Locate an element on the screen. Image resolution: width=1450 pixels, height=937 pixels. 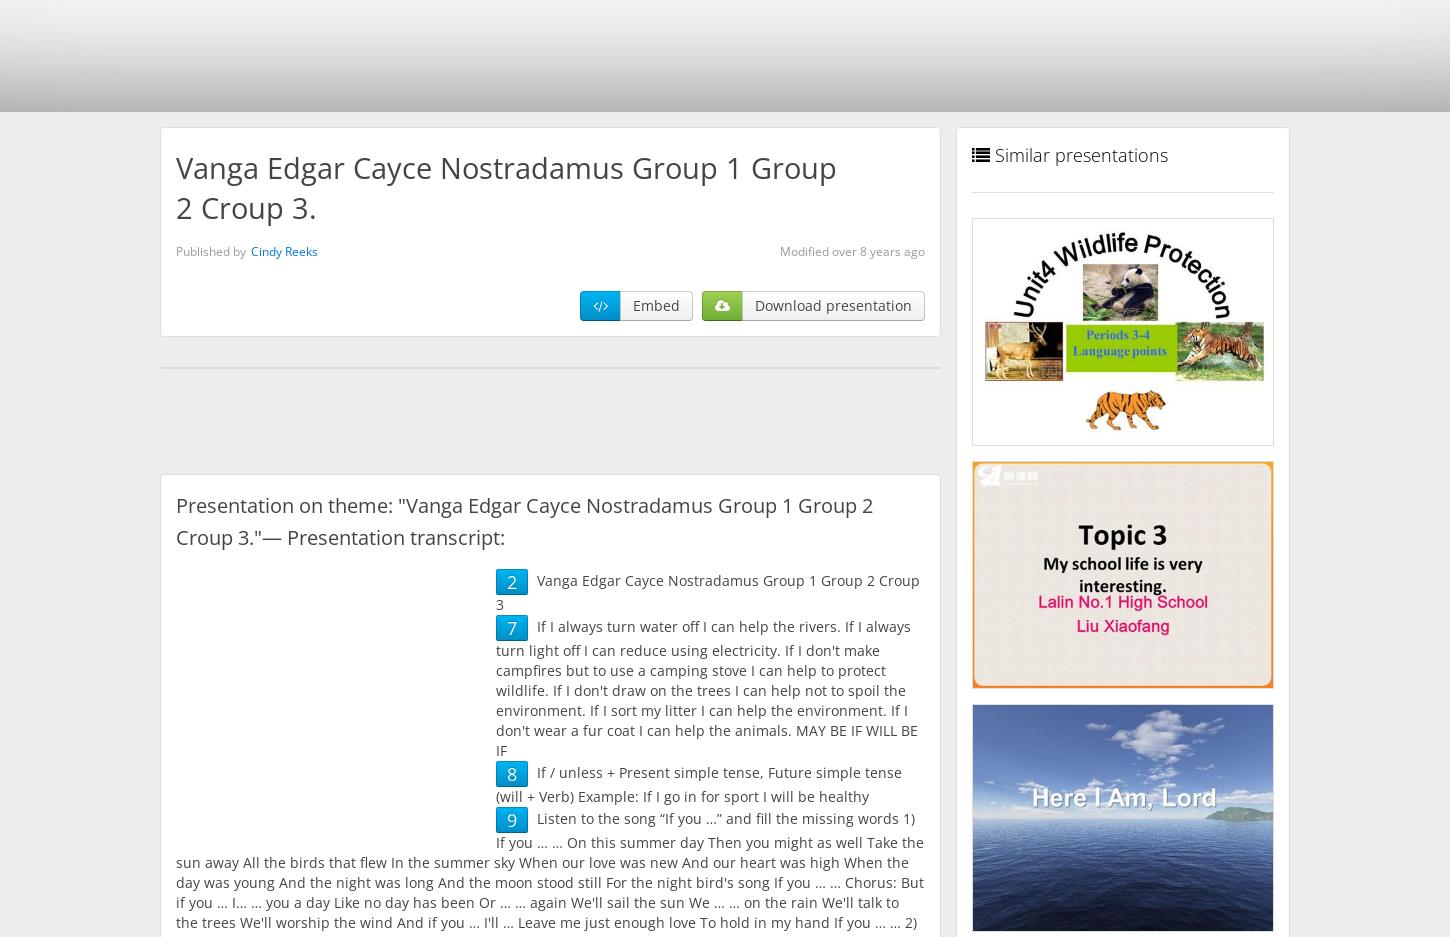
'9' is located at coordinates (507, 818).